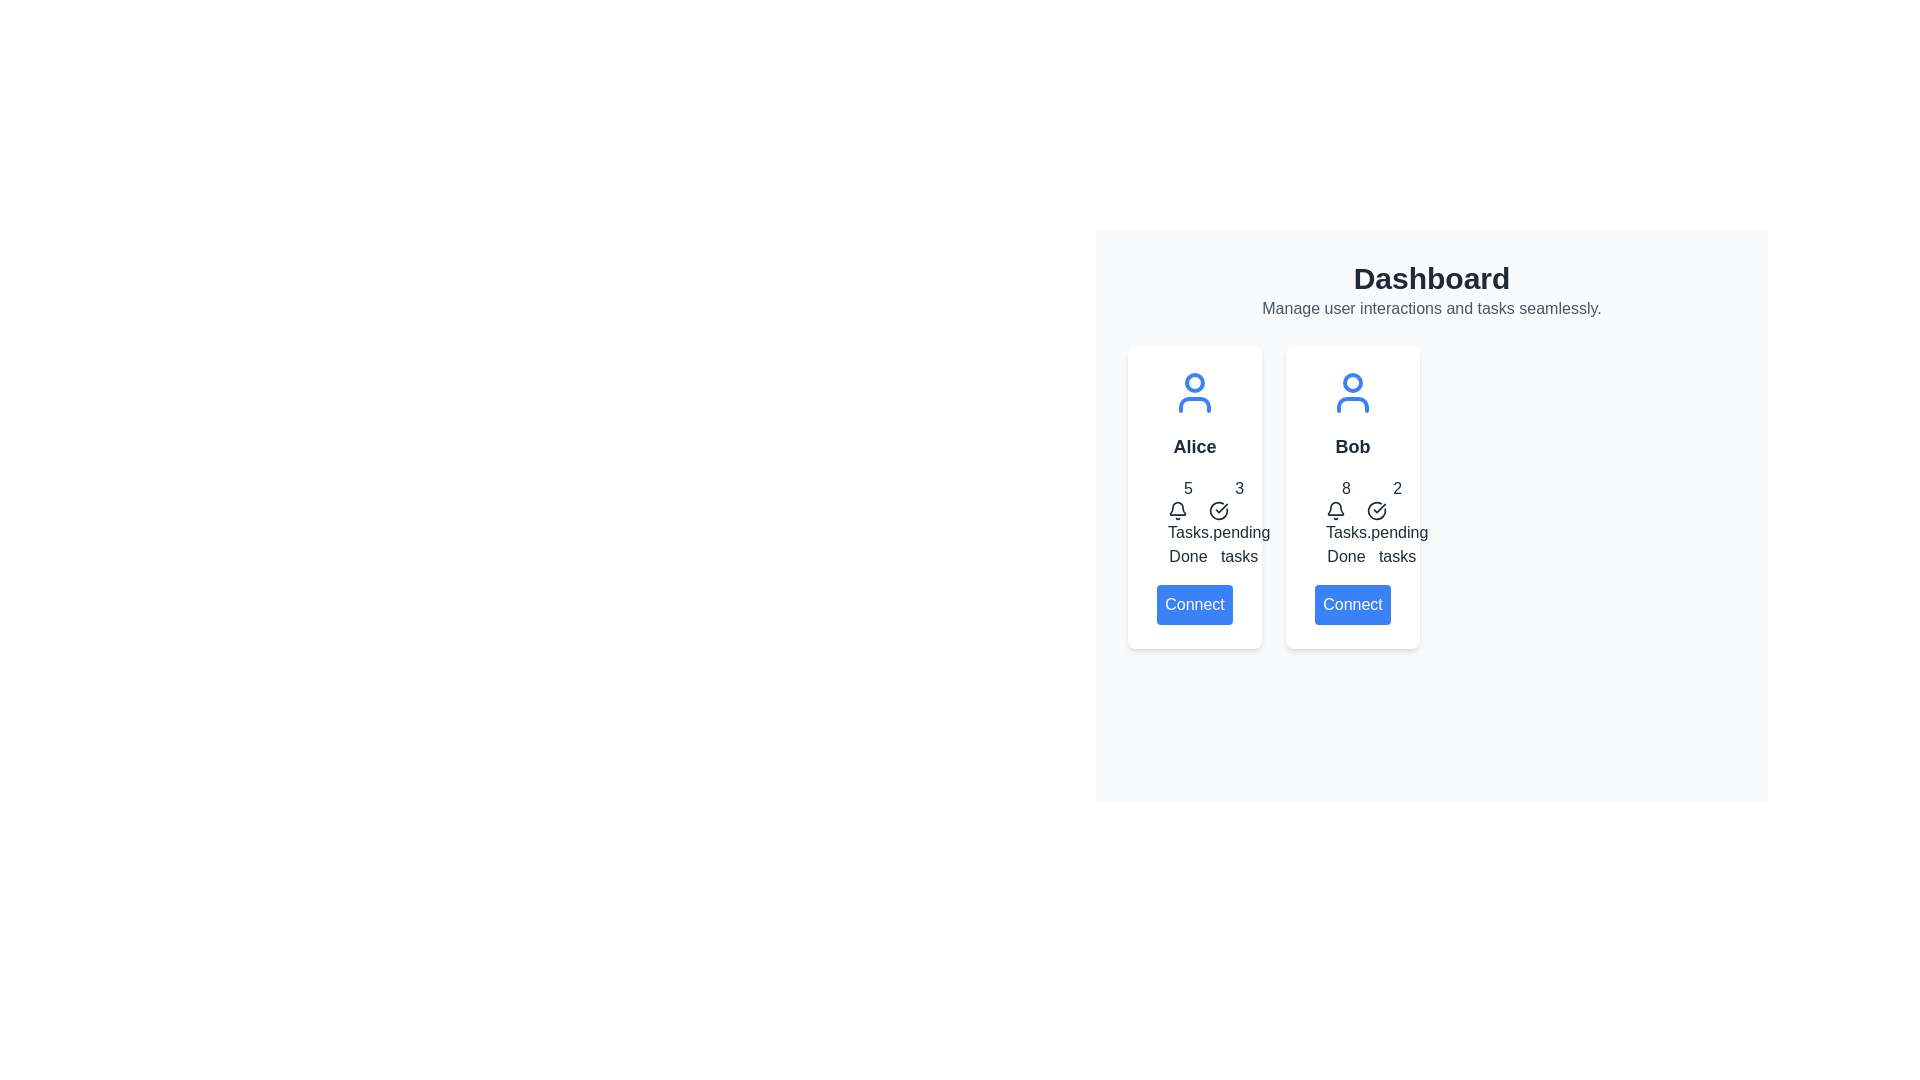  What do you see at coordinates (1188, 522) in the screenshot?
I see `the Informational widget located in the left card below the name 'Alice' and above the 'Connect' button, which displays completed tasks count` at bounding box center [1188, 522].